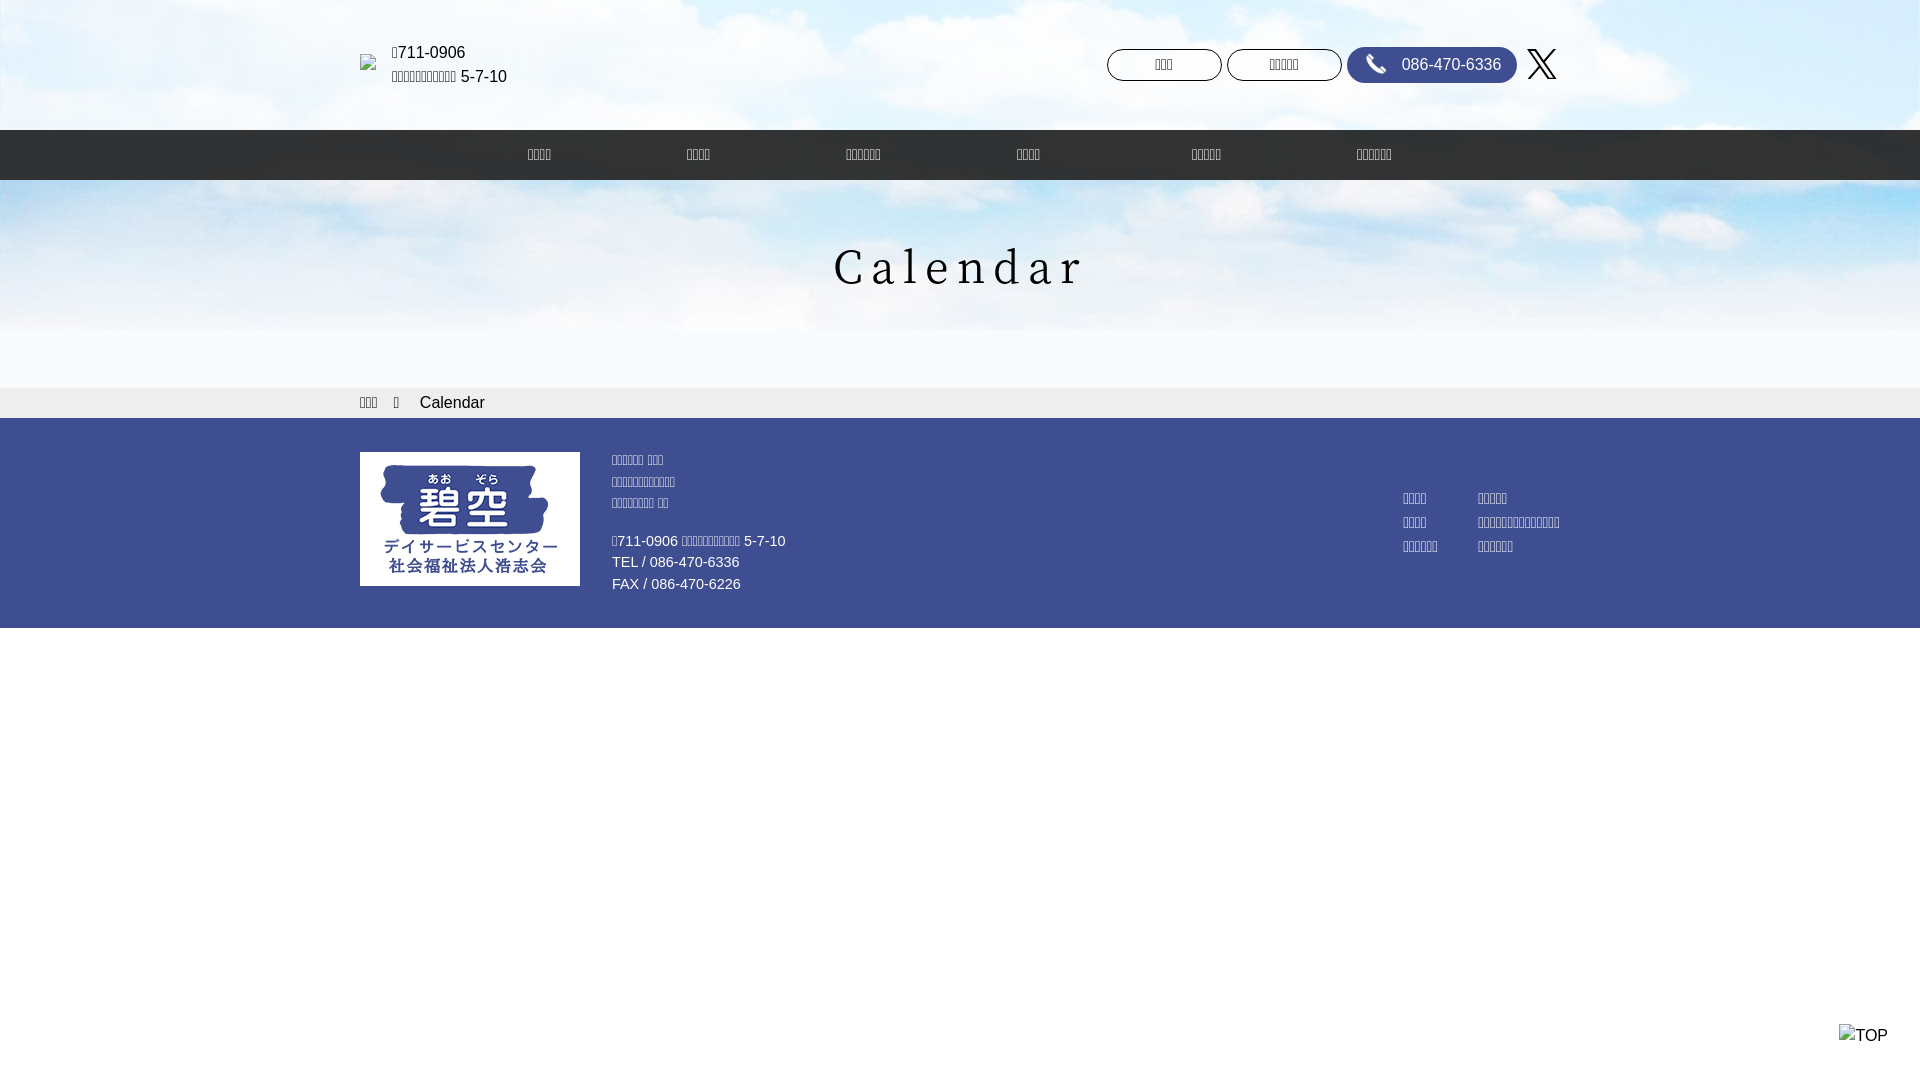 Image resolution: width=1920 pixels, height=1080 pixels. I want to click on '086-470-6336', so click(695, 562).